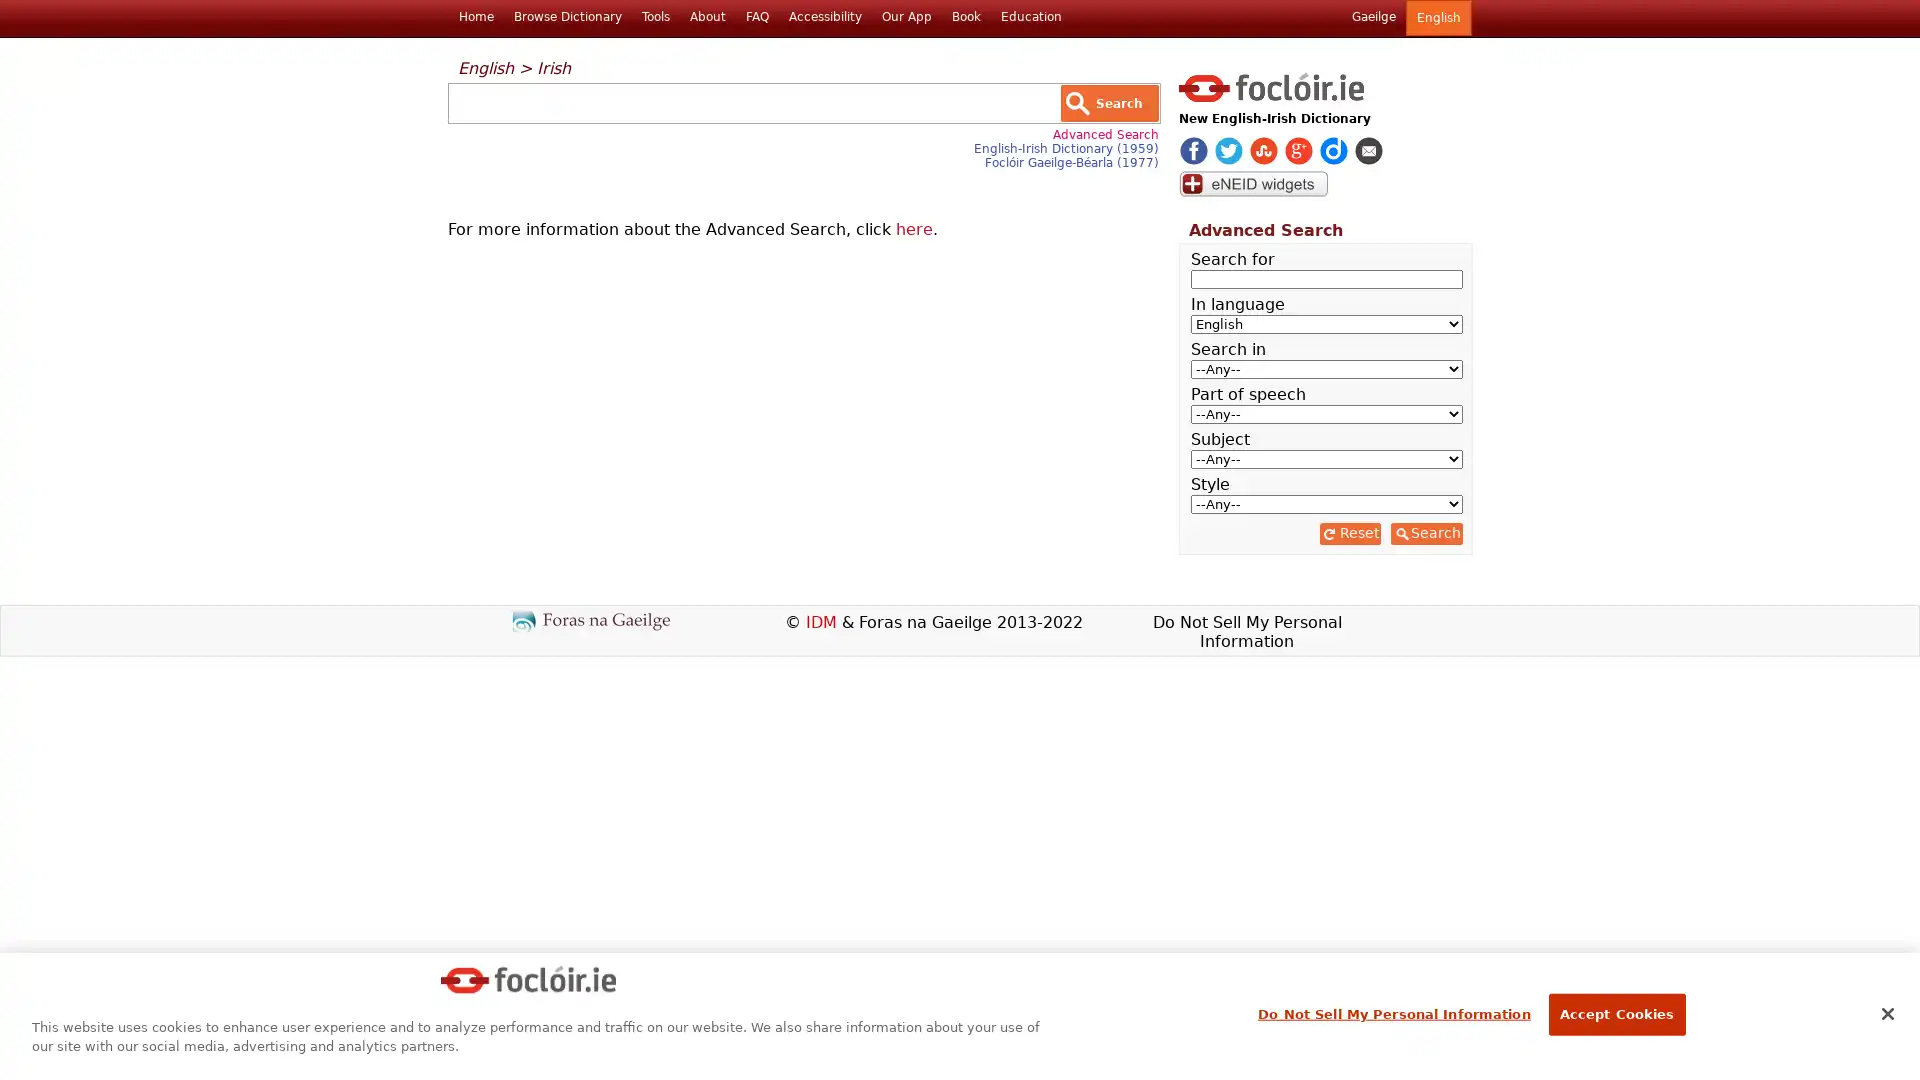  What do you see at coordinates (1886, 1014) in the screenshot?
I see `Close` at bounding box center [1886, 1014].